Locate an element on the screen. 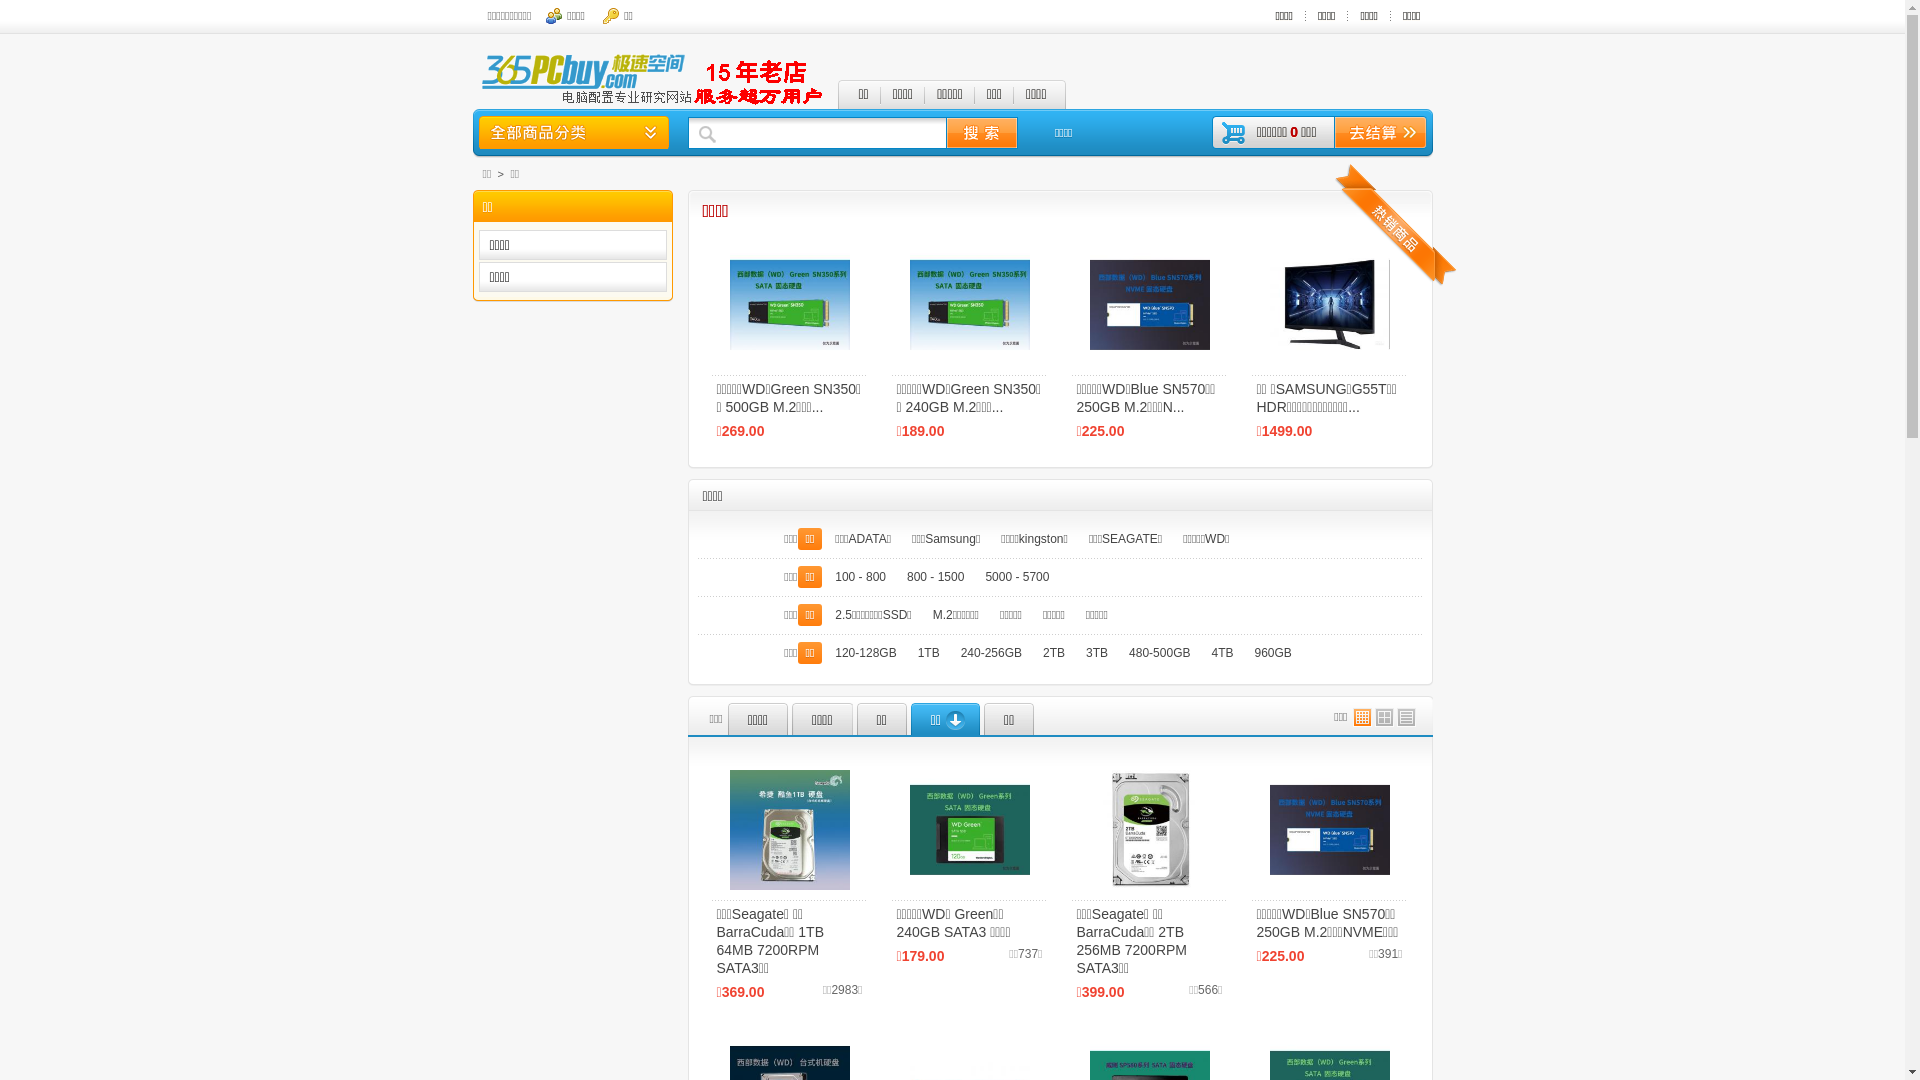 The image size is (1920, 1080). '4TB' is located at coordinates (1221, 652).